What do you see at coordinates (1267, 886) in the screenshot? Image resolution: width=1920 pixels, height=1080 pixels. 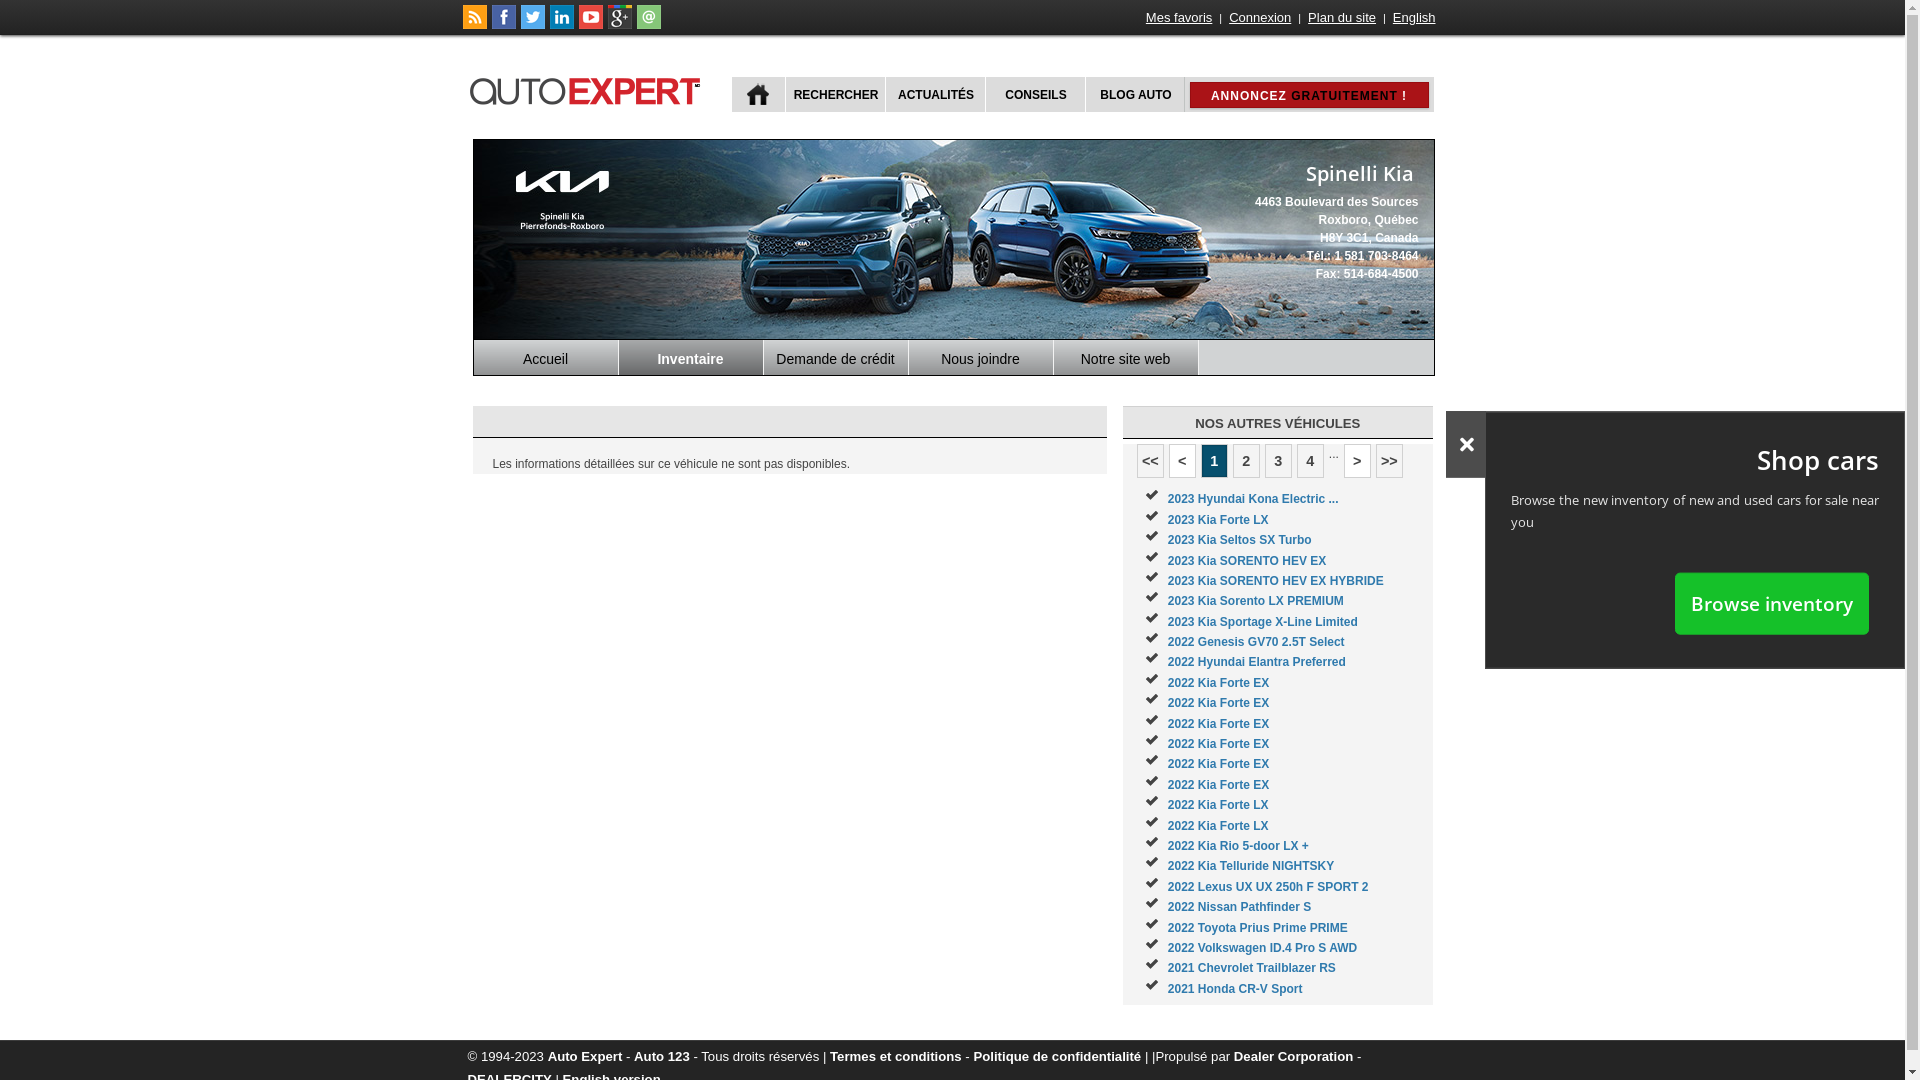 I see `'2022 Lexus UX UX 250h F SPORT 2'` at bounding box center [1267, 886].